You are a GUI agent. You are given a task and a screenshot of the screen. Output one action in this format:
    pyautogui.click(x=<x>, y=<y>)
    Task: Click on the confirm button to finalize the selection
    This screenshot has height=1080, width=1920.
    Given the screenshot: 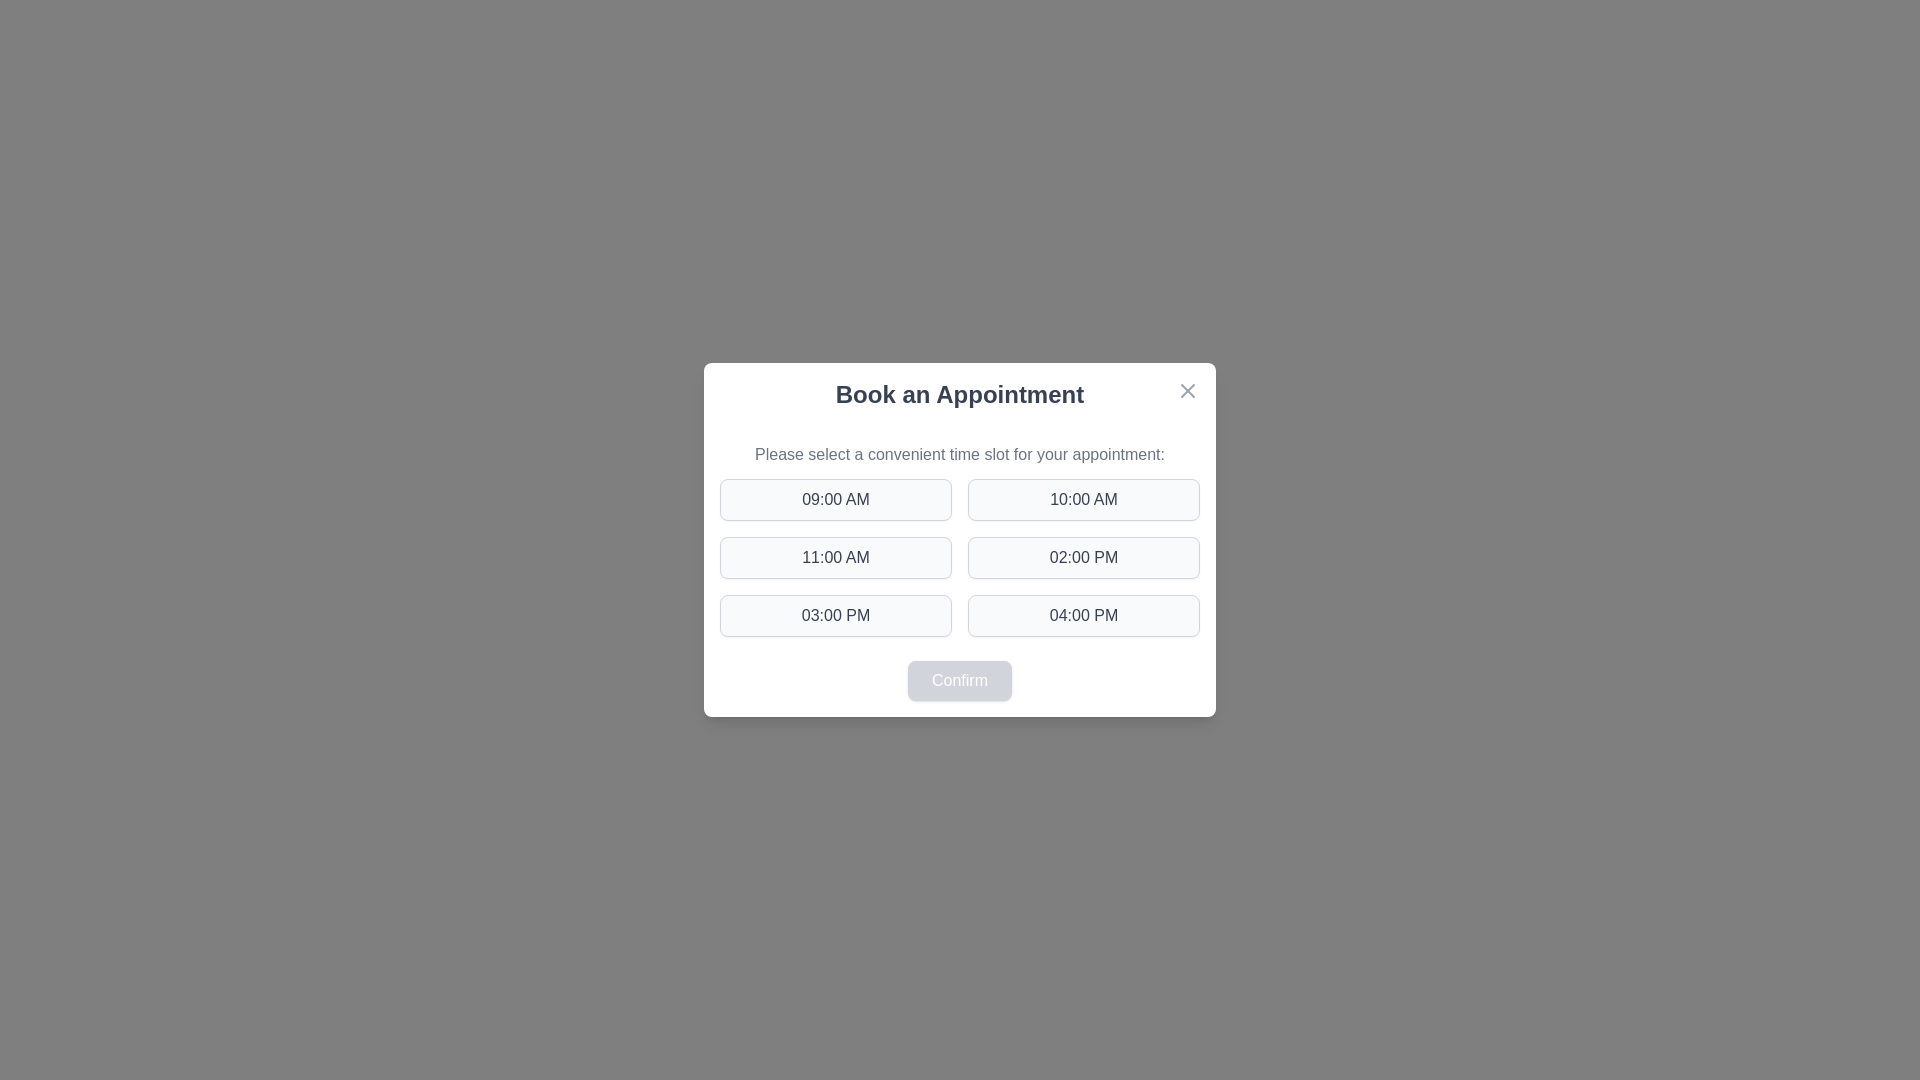 What is the action you would take?
    pyautogui.click(x=960, y=680)
    